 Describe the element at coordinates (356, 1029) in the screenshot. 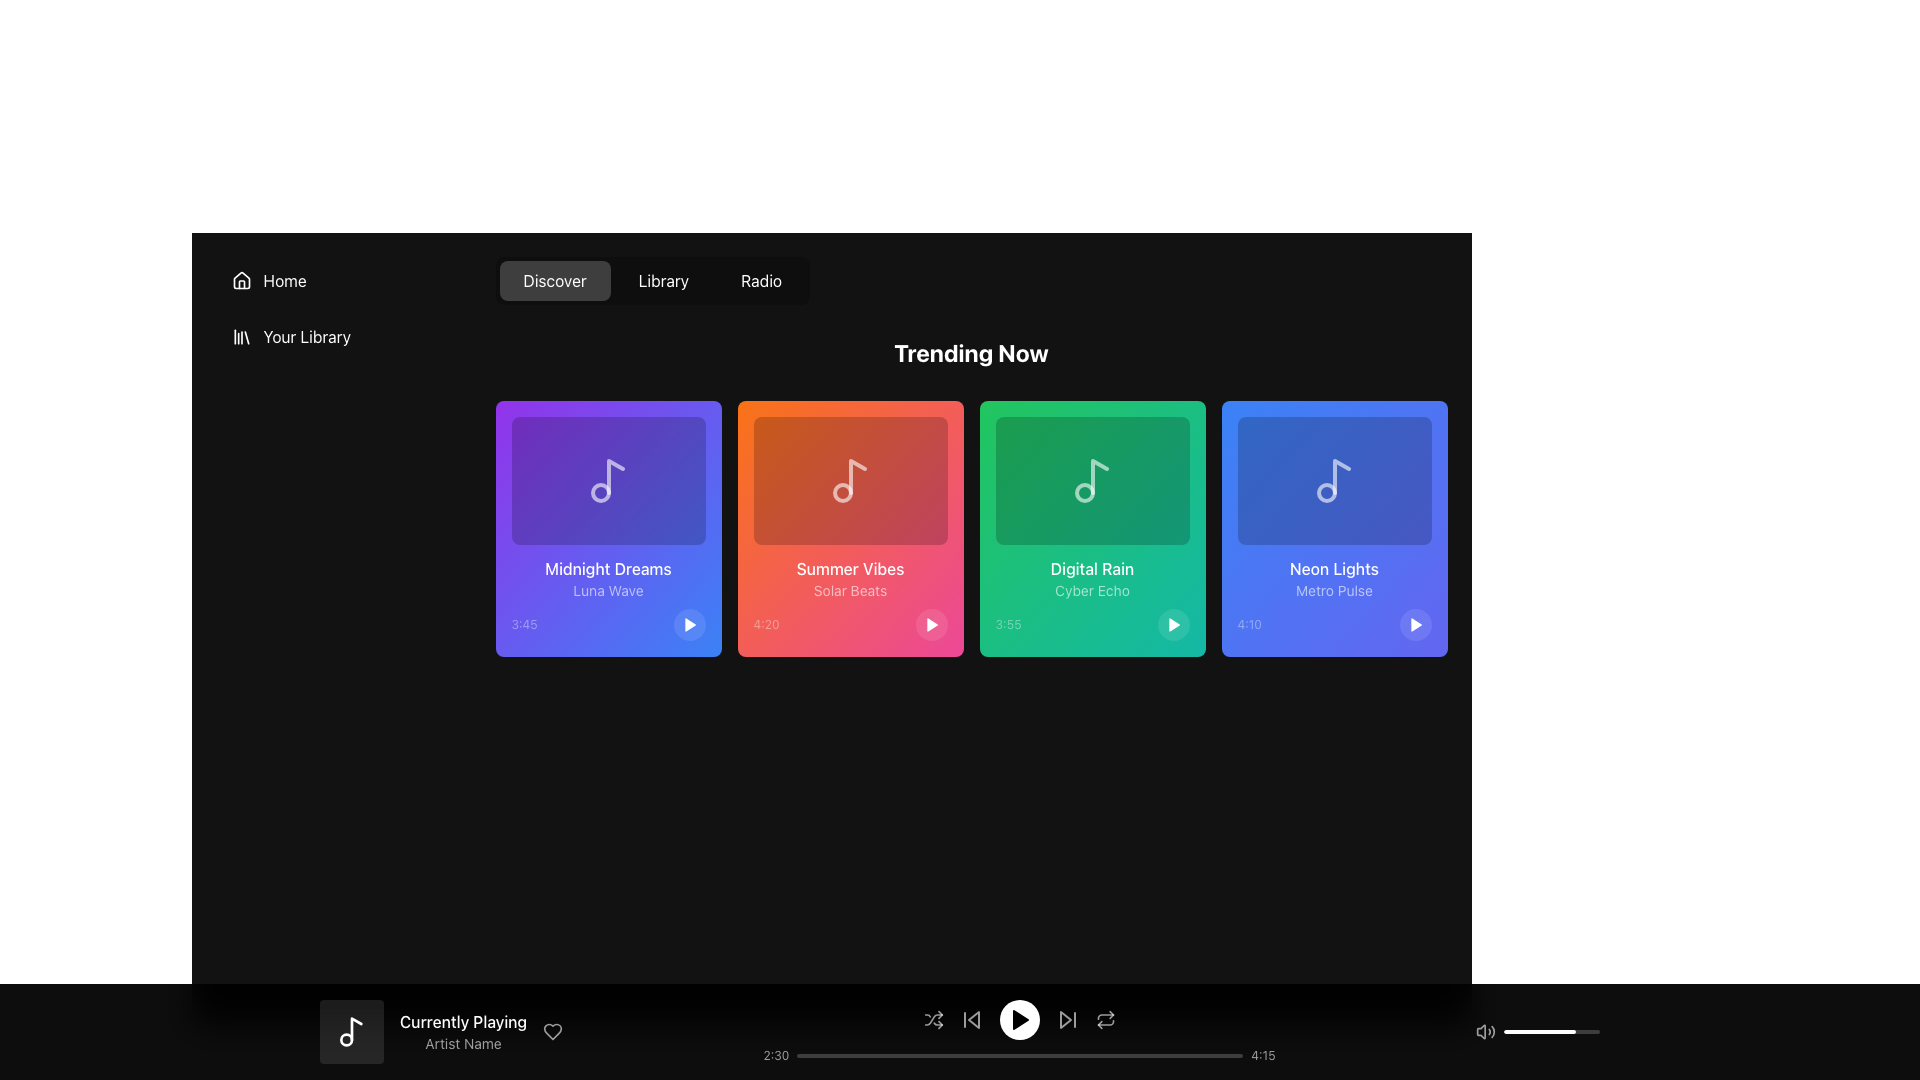

I see `the state change of the abstract musical note icon, which is white and located to the left of the 'Currently Playing' label, slightly above the bottom bar of the interface` at that location.